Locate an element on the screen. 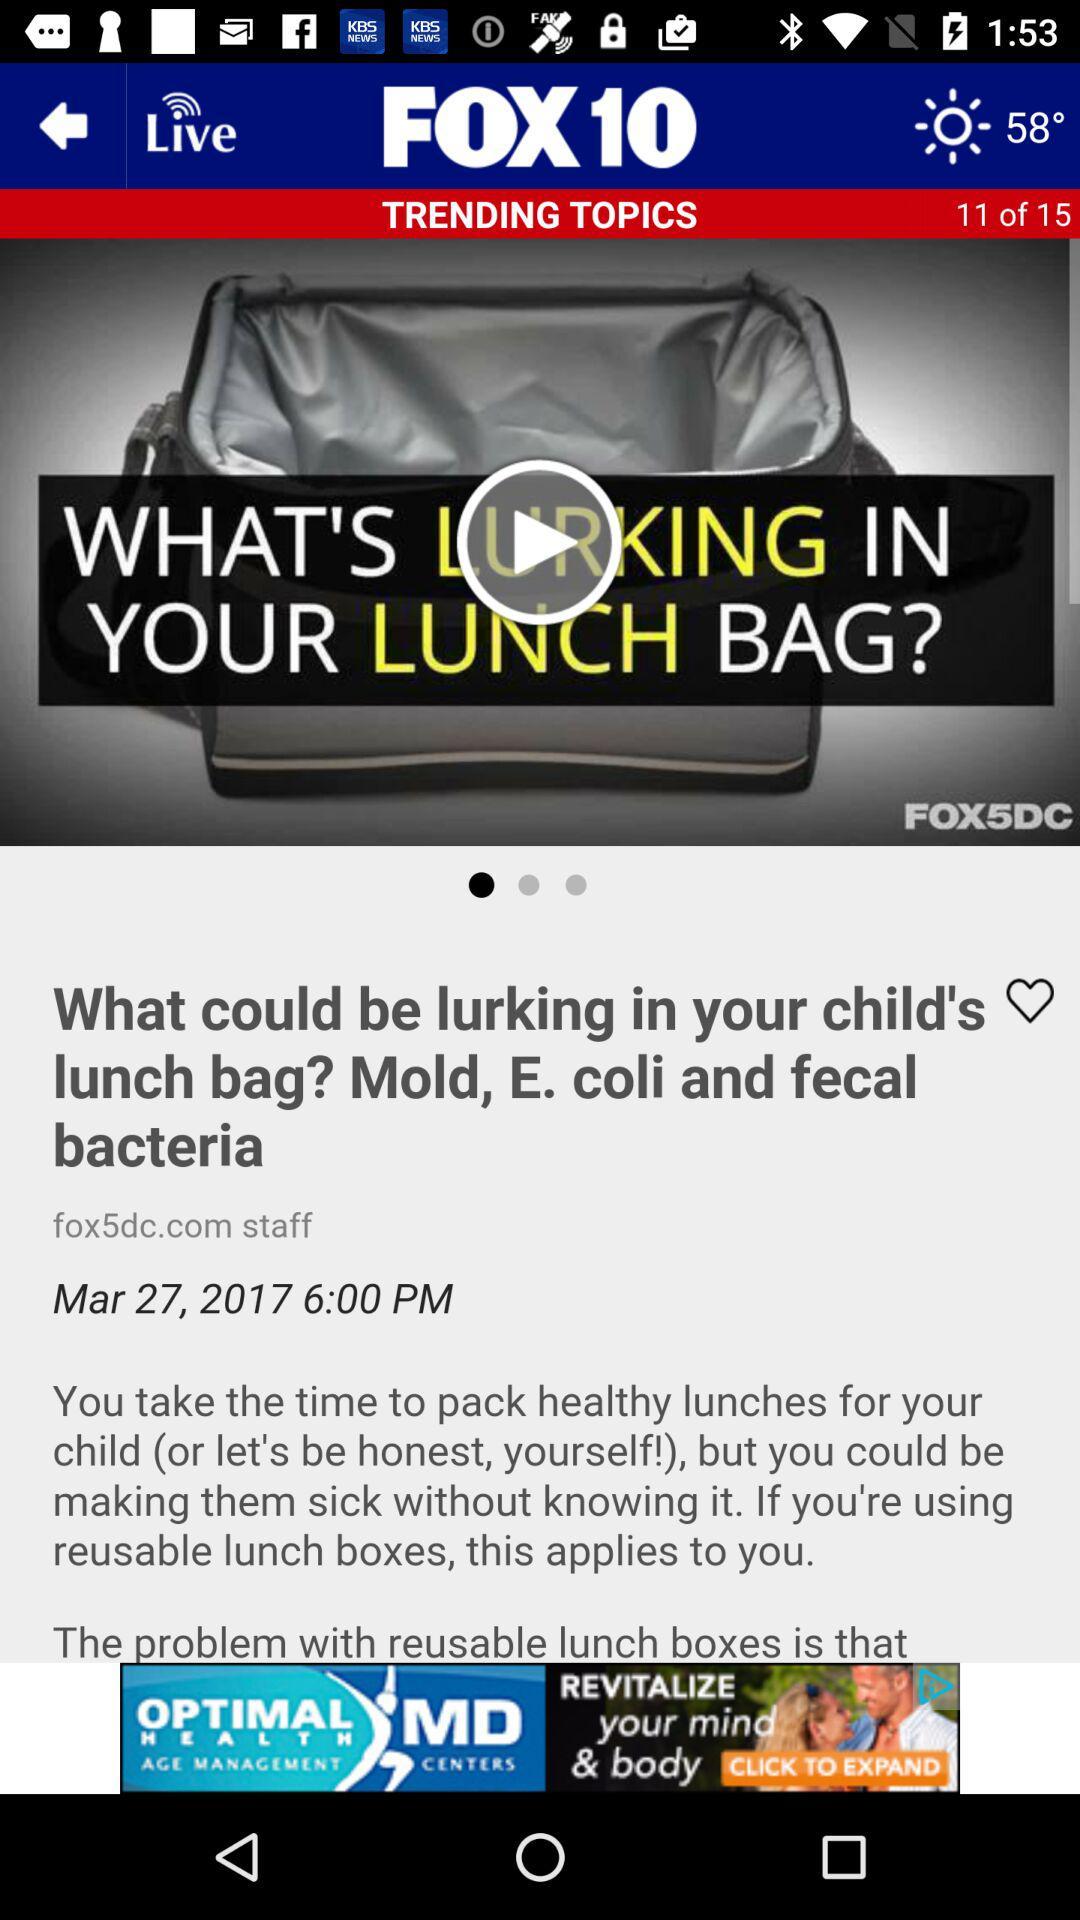 The height and width of the screenshot is (1920, 1080). advertiser banner is located at coordinates (540, 1727).